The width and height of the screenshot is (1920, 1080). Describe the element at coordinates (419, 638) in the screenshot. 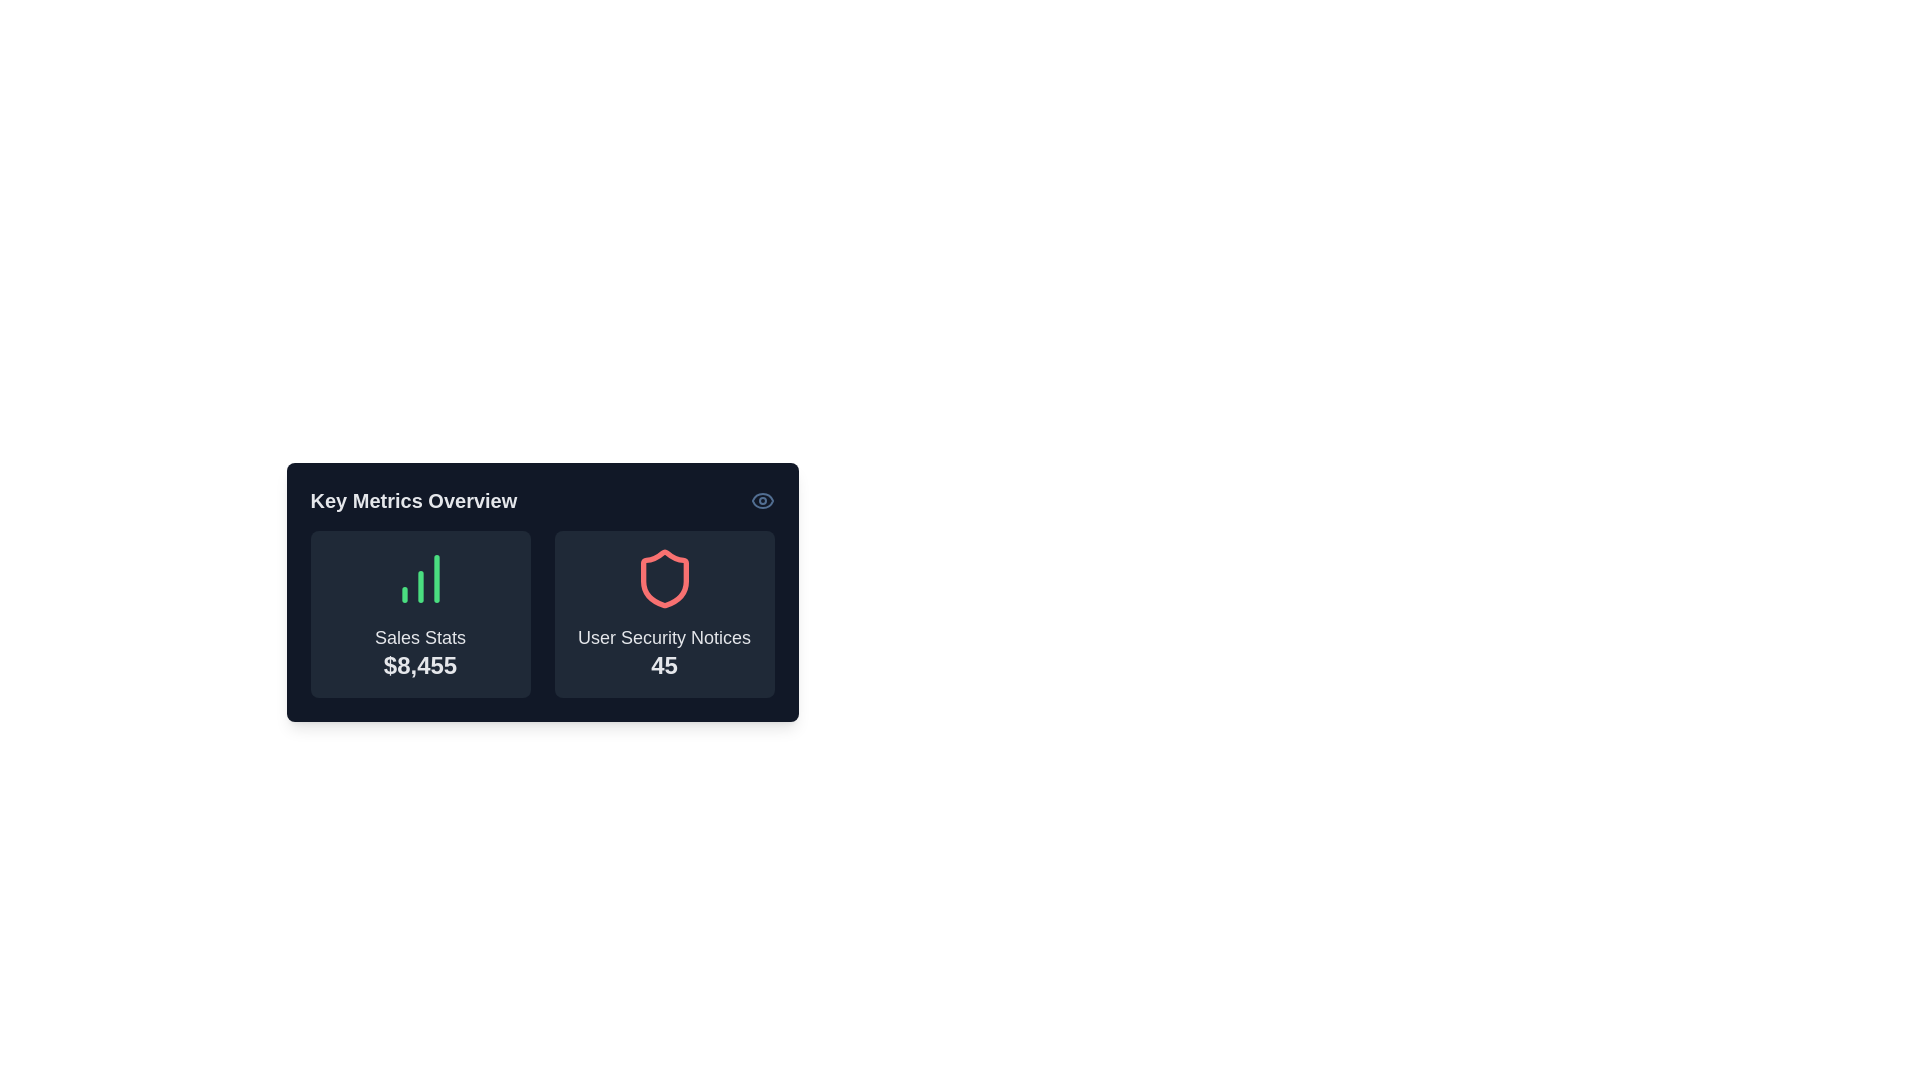

I see `the text 'Sales Stats' which is prominently displayed in white against a dark background, located within a card-like component above the large text '$8,455'` at that location.